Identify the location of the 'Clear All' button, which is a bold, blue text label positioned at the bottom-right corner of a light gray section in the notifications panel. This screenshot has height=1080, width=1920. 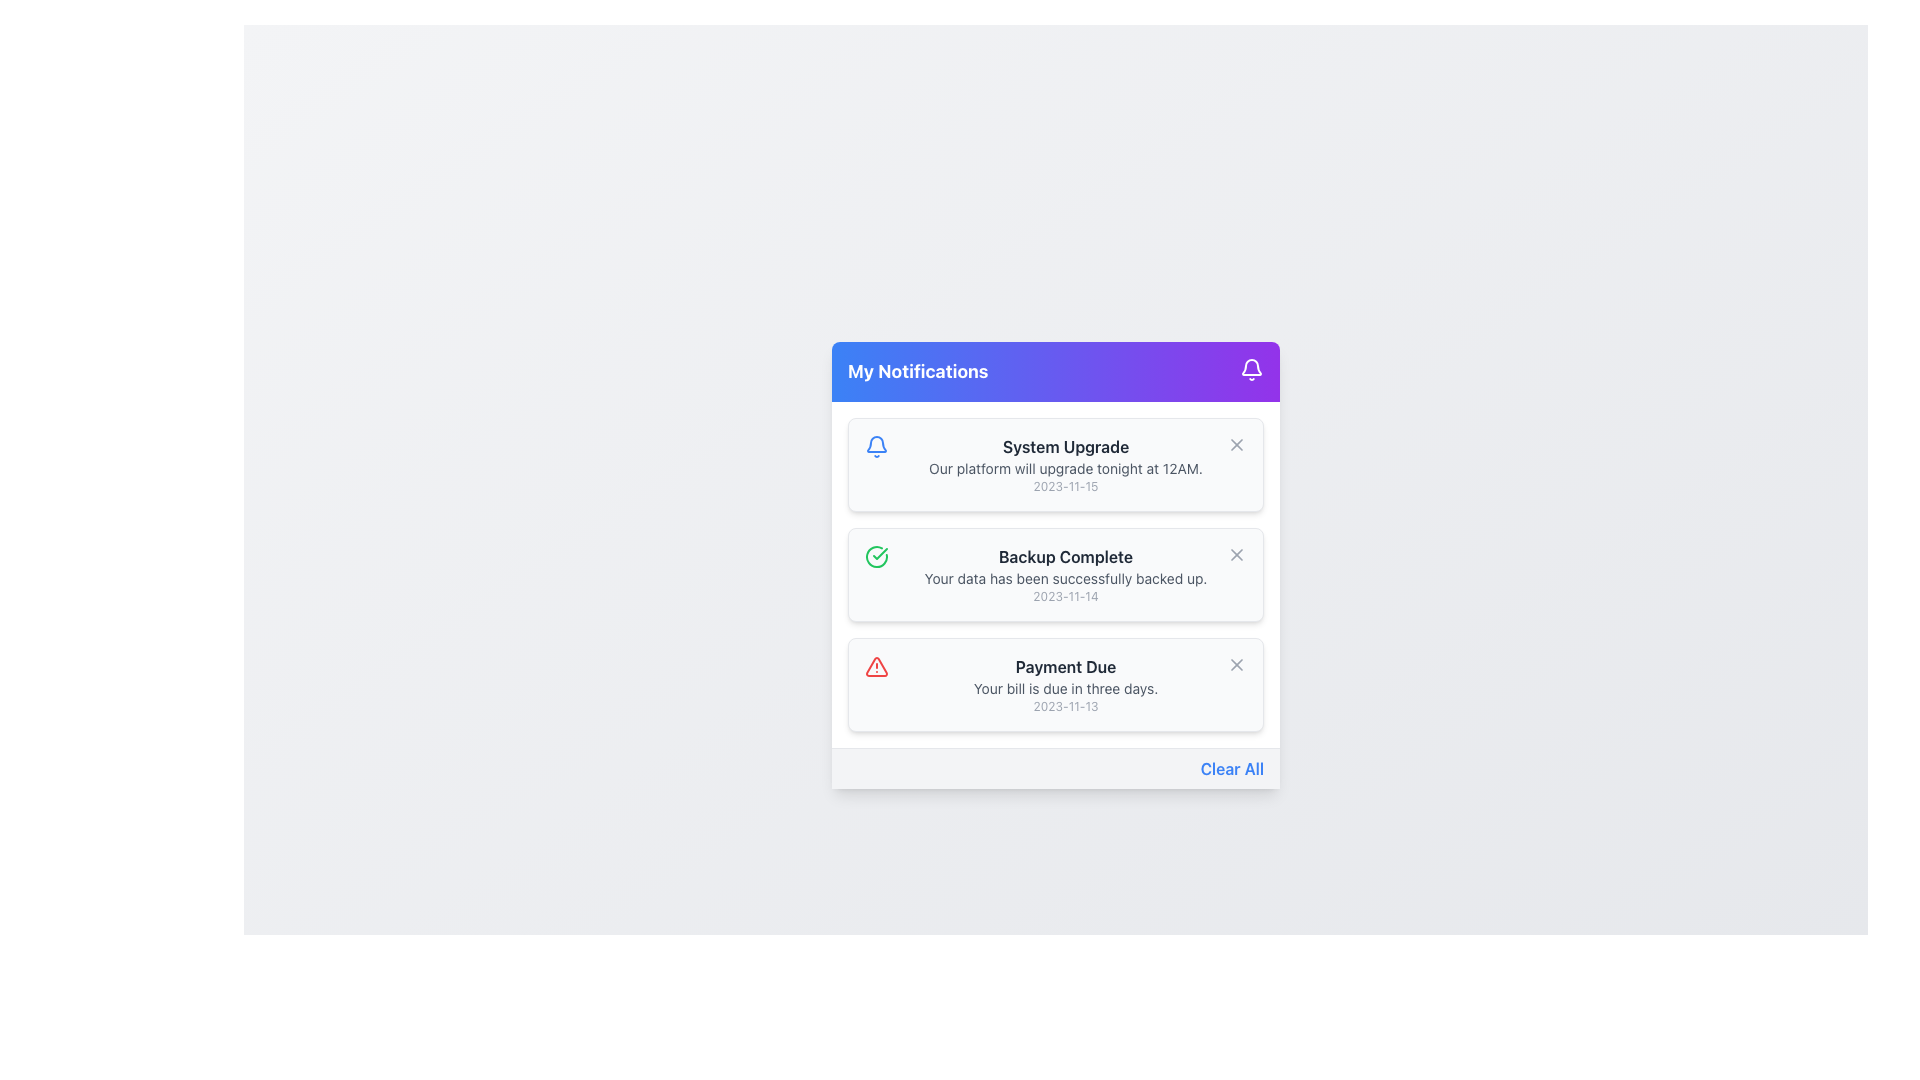
(1231, 767).